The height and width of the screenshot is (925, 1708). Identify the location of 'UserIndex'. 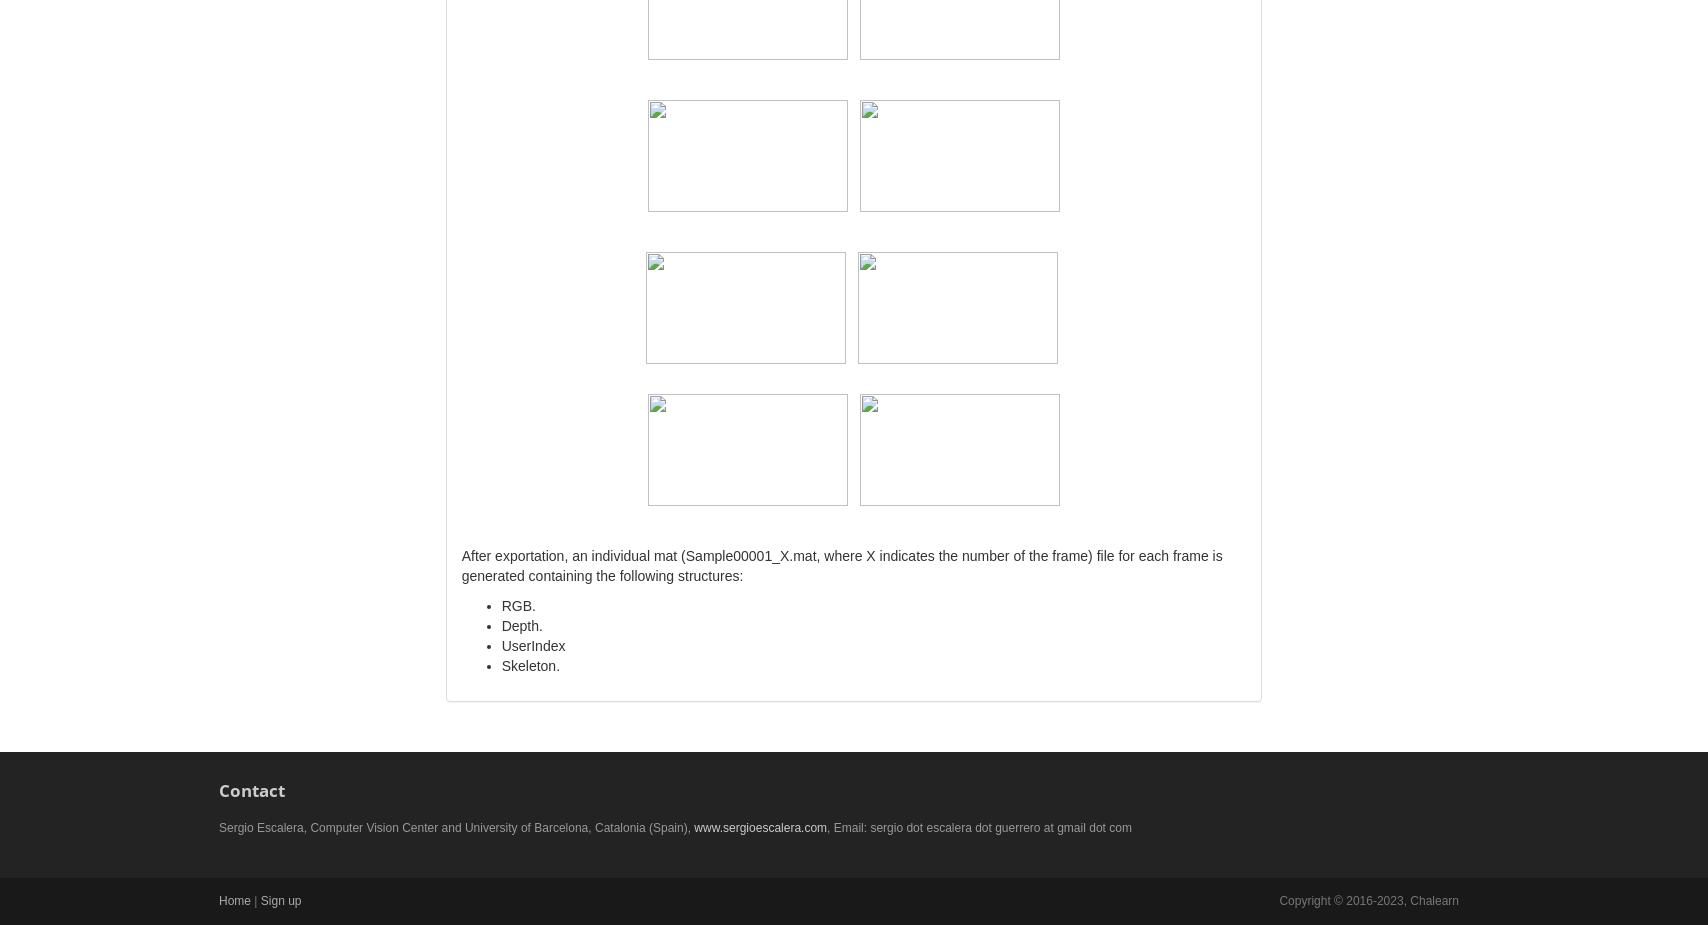
(533, 645).